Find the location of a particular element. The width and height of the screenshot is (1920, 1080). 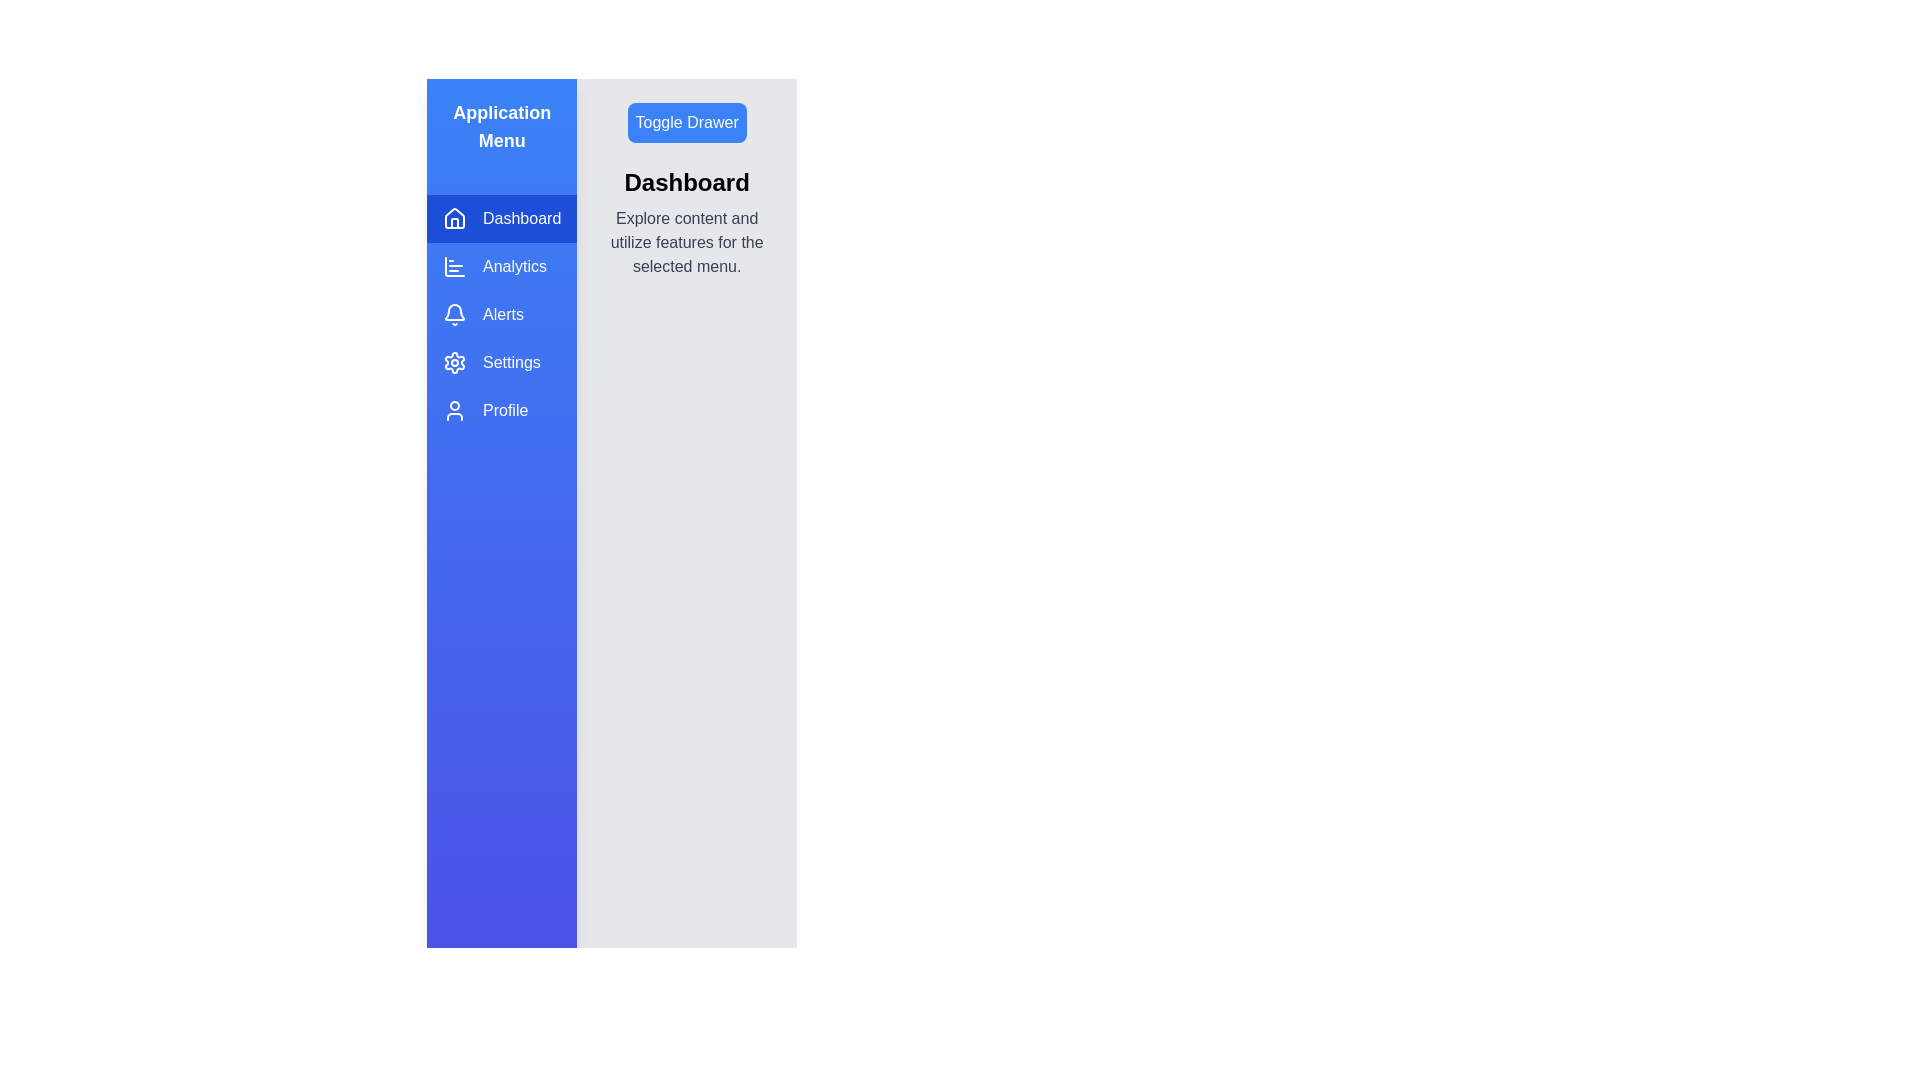

the menu item Profile from the drawer to switch to the corresponding section is located at coordinates (502, 410).